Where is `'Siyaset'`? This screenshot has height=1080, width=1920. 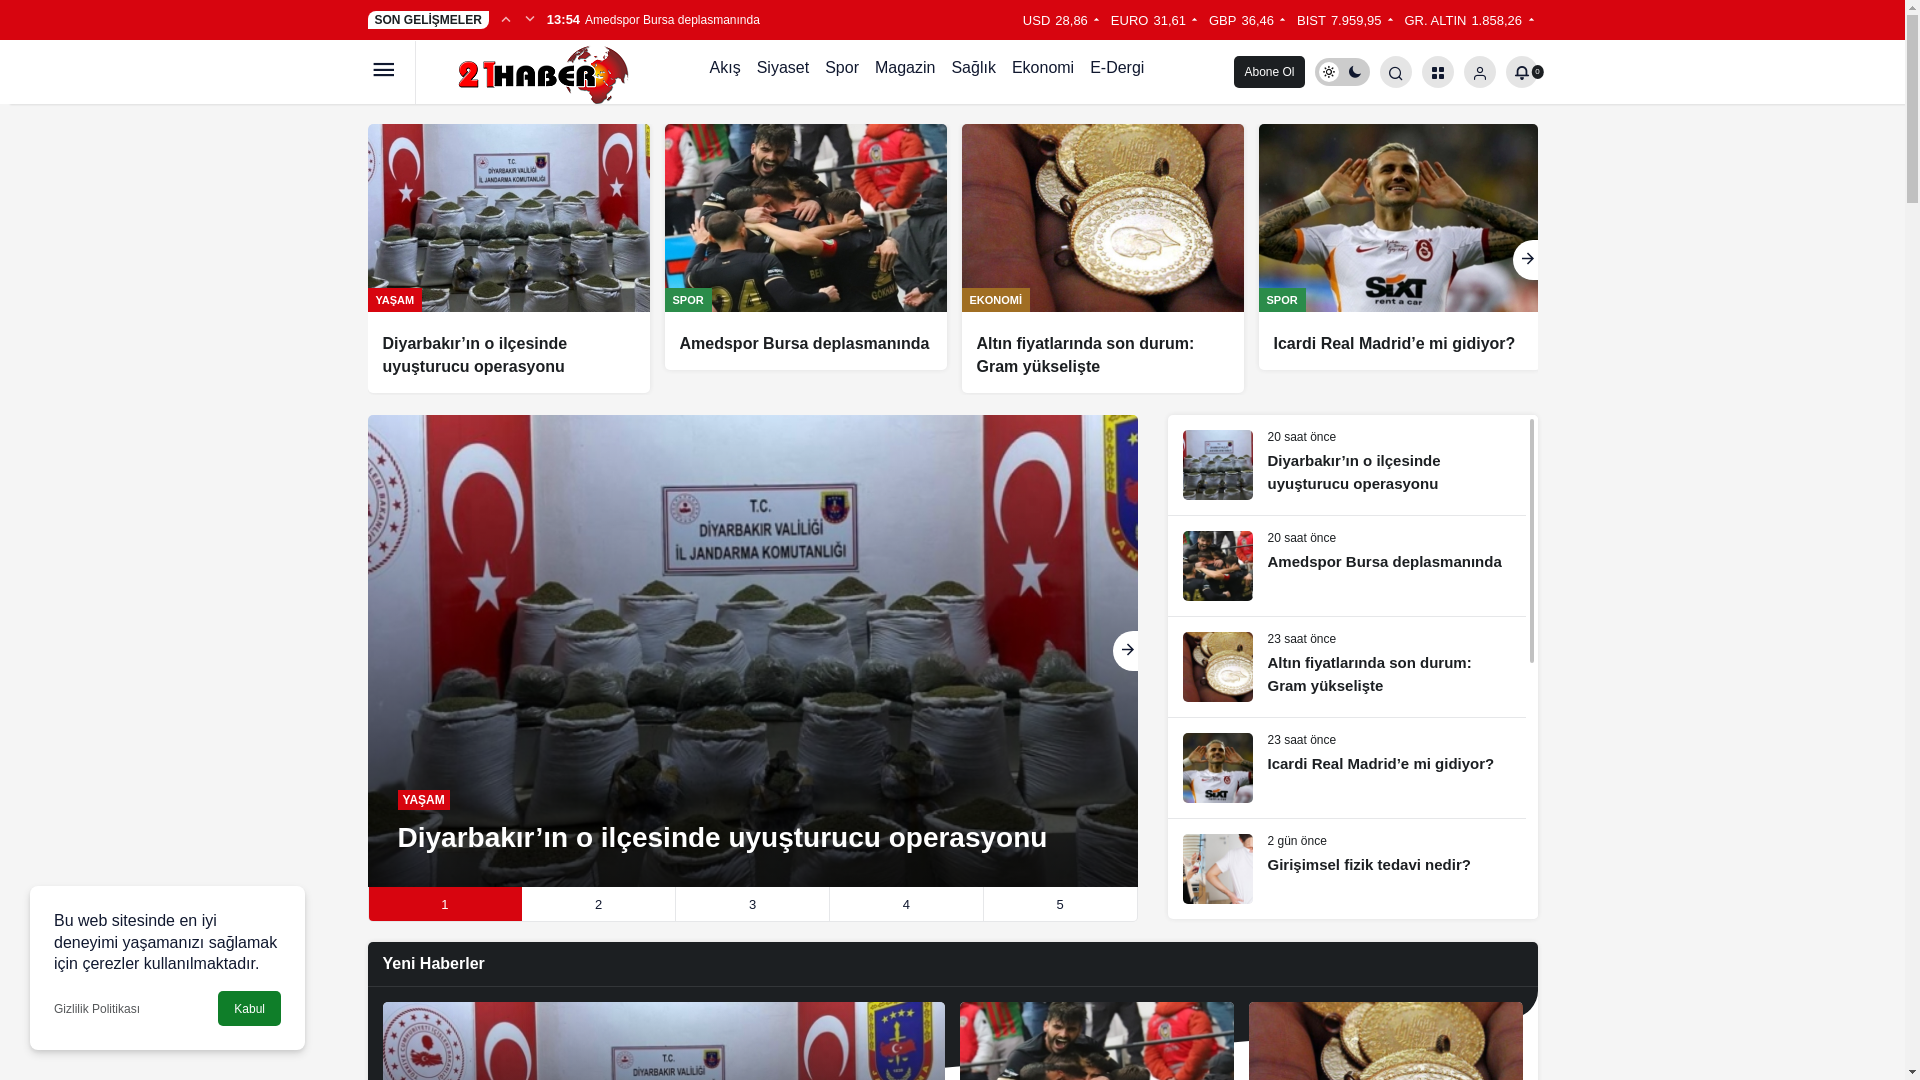 'Siyaset' is located at coordinates (781, 71).